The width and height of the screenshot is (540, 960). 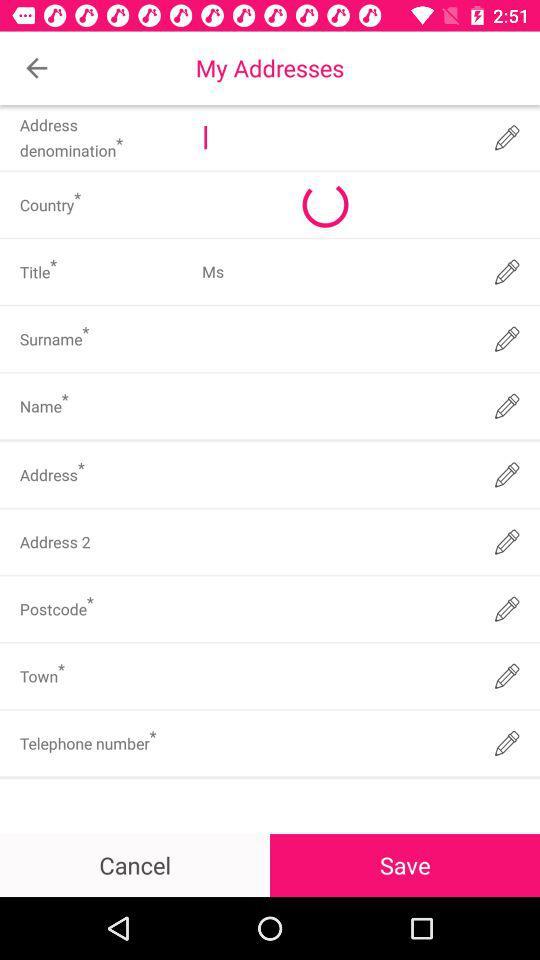 I want to click on insert address, so click(x=335, y=542).